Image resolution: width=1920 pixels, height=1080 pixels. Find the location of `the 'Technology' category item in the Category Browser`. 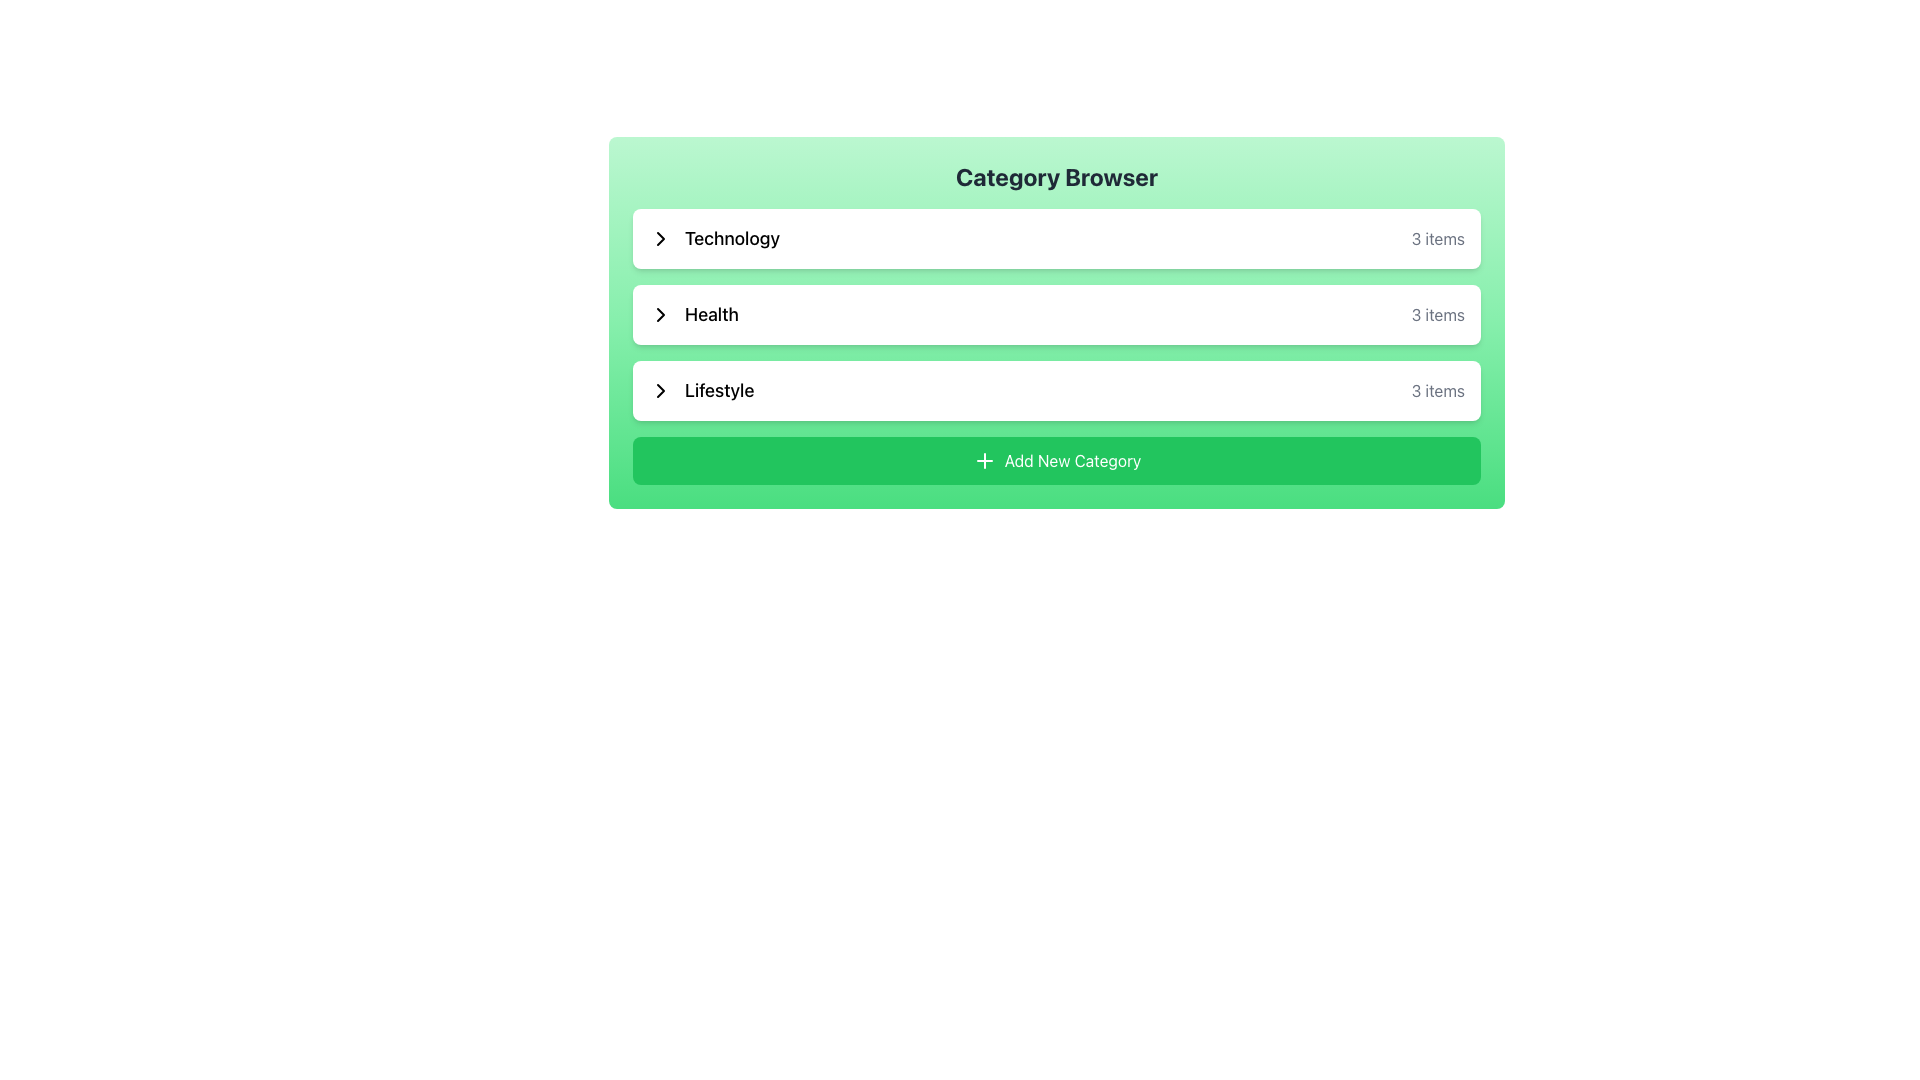

the 'Technology' category item in the Category Browser is located at coordinates (1055, 238).